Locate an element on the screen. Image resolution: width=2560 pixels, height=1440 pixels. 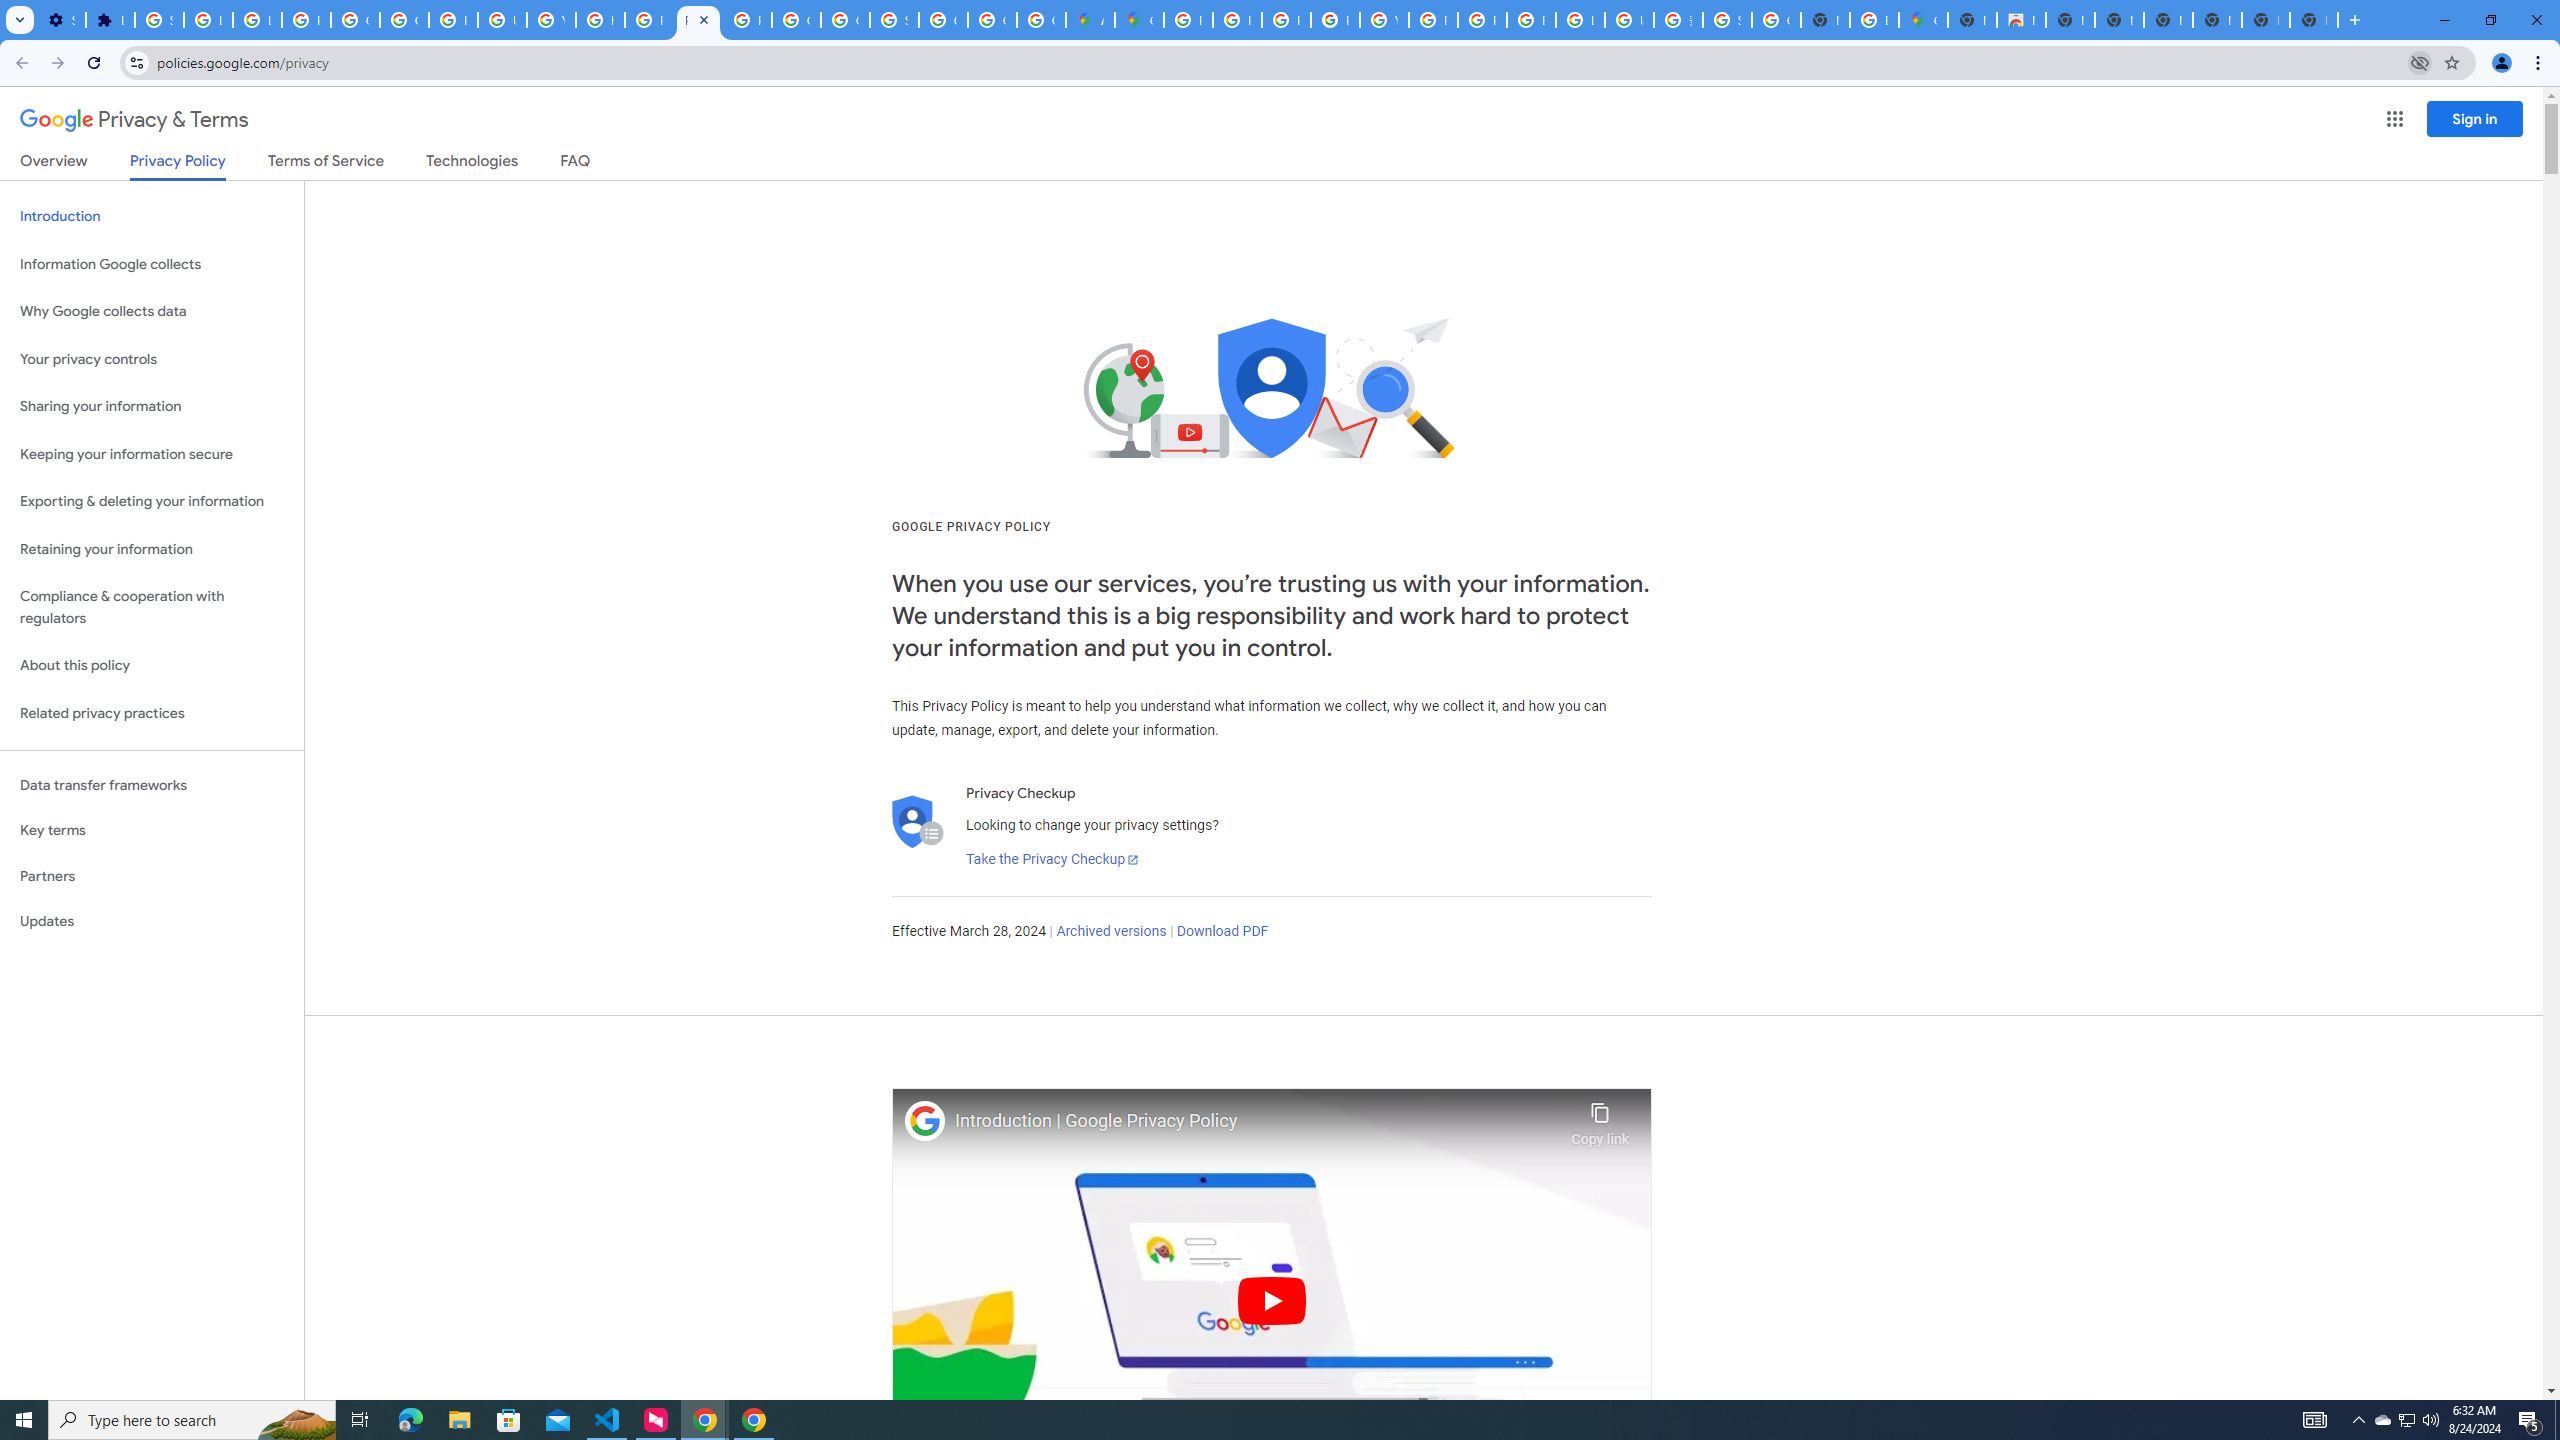
'Compliance & cooperation with regulators' is located at coordinates (151, 608).